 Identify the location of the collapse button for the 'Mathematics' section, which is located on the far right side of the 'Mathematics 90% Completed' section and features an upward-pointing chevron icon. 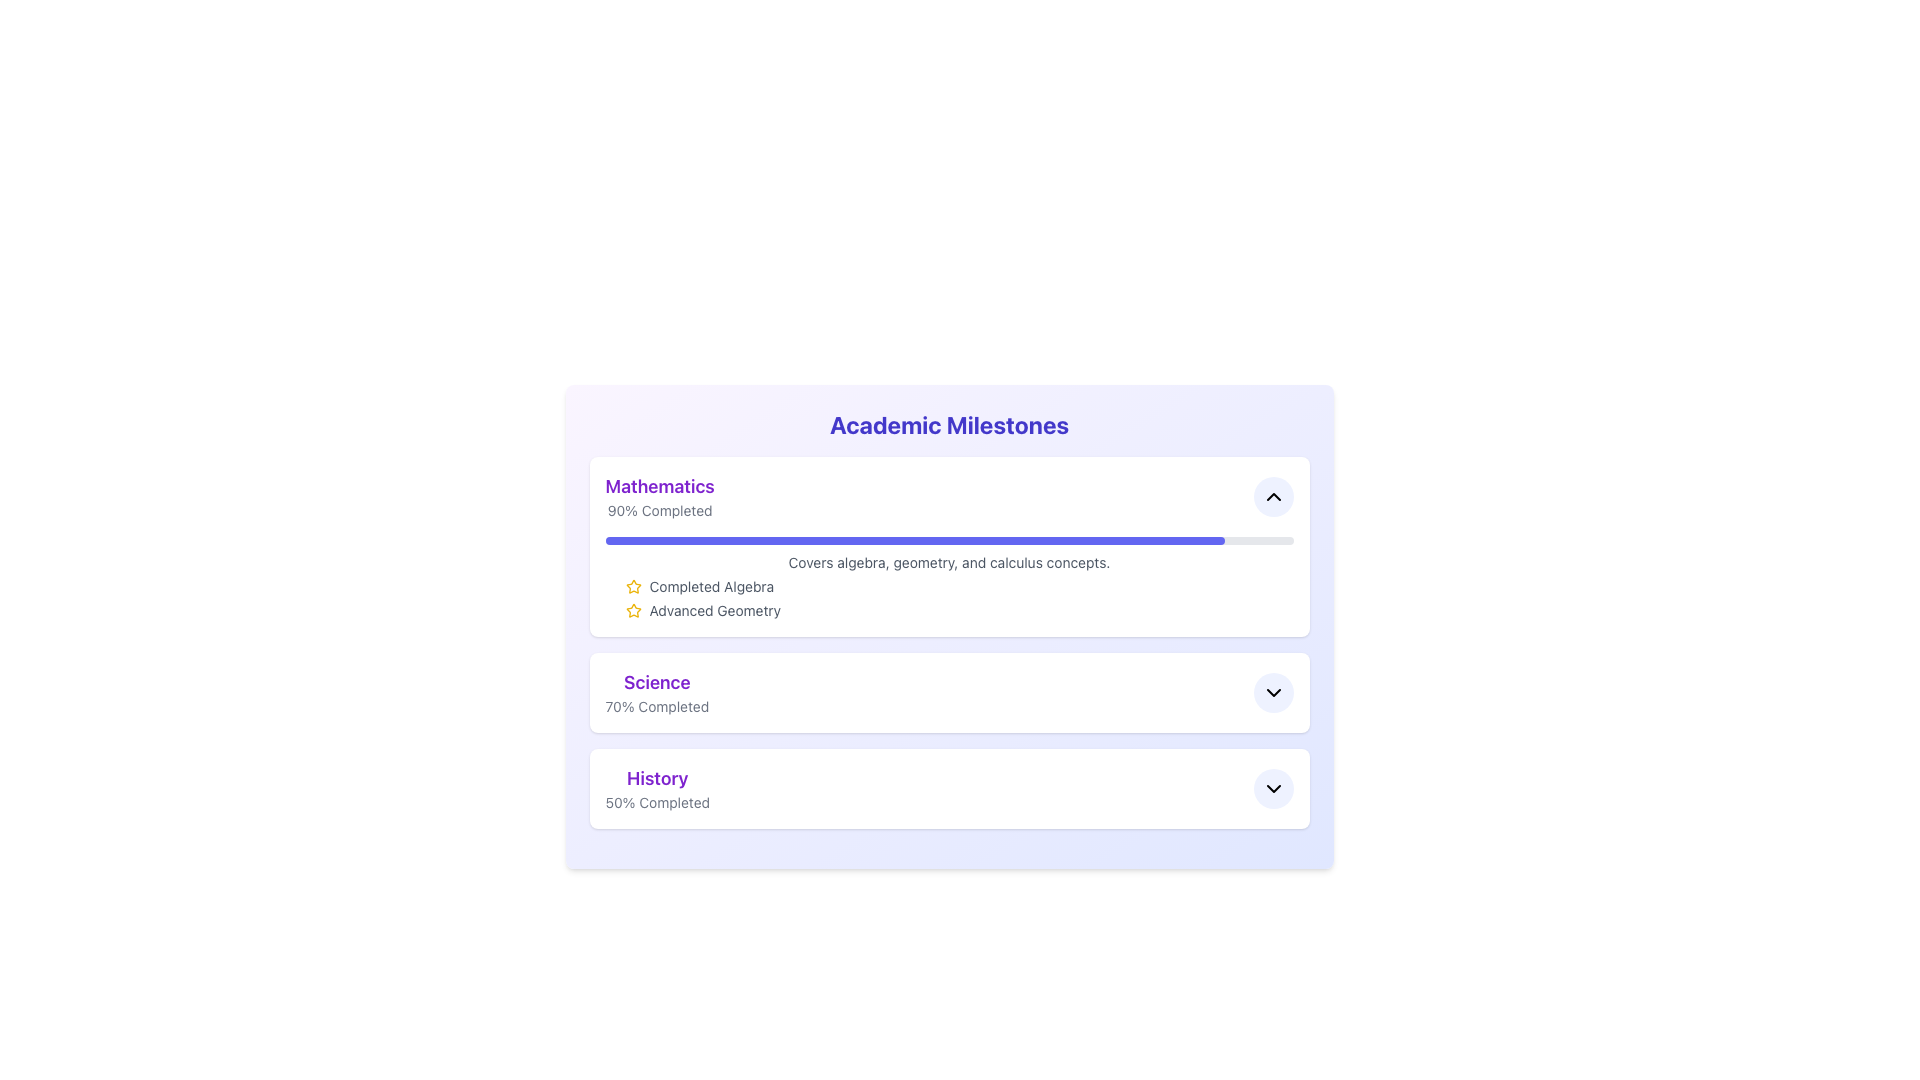
(1272, 496).